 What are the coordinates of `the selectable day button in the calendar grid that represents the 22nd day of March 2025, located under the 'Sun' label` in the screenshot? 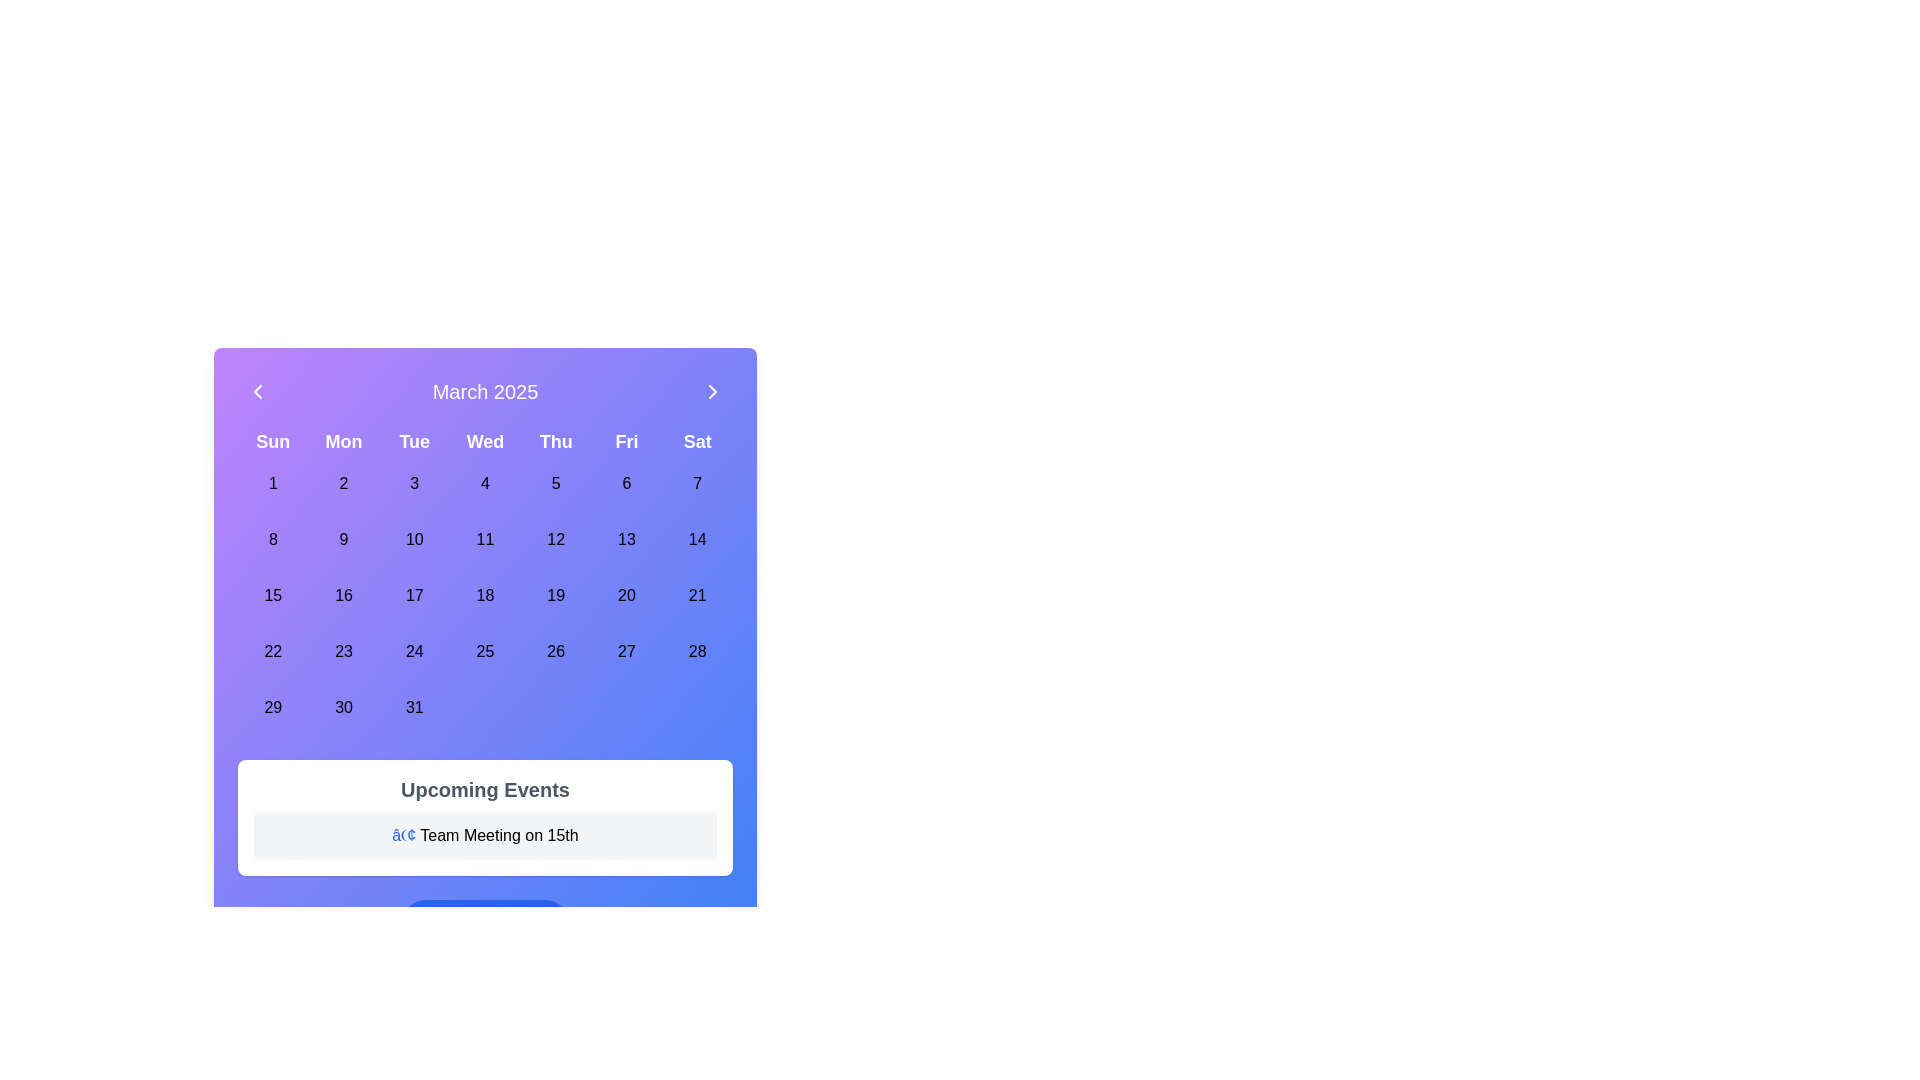 It's located at (272, 651).